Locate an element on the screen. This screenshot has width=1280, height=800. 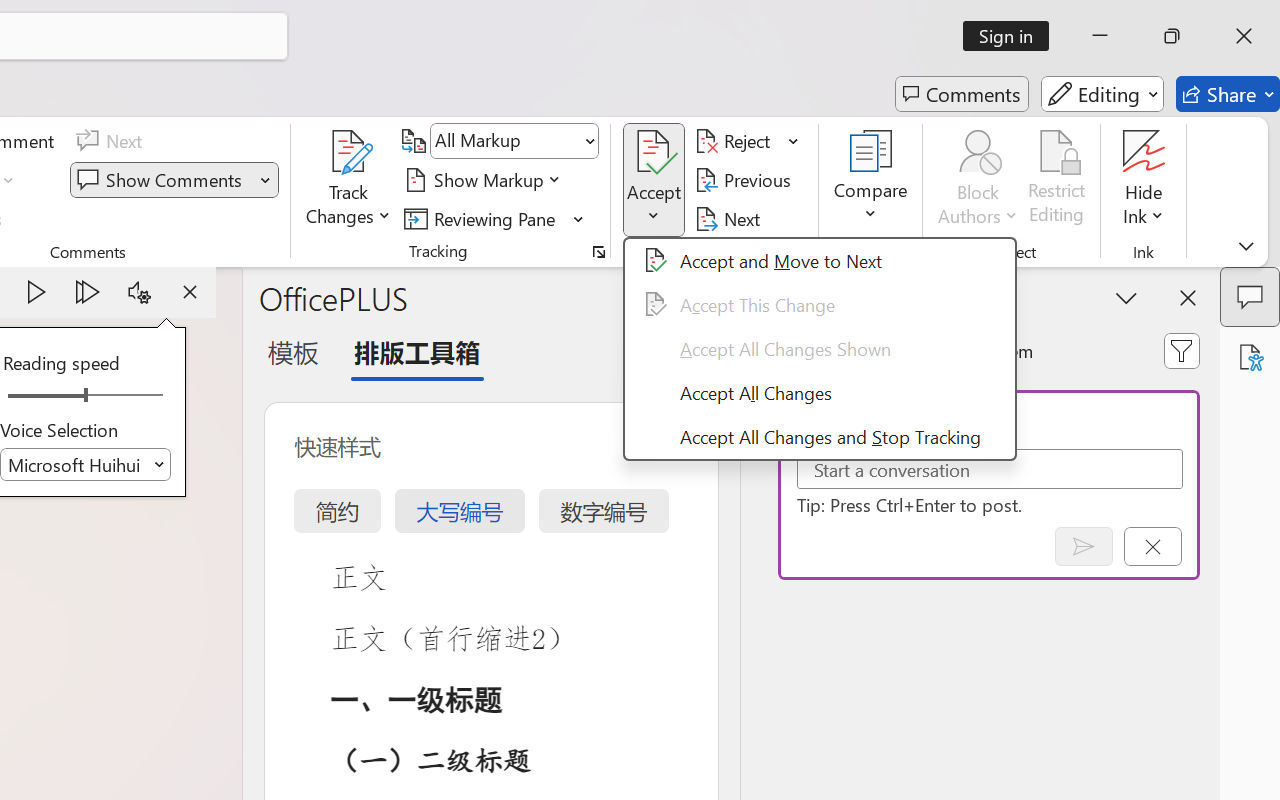
'Cancel' is located at coordinates (1152, 546).